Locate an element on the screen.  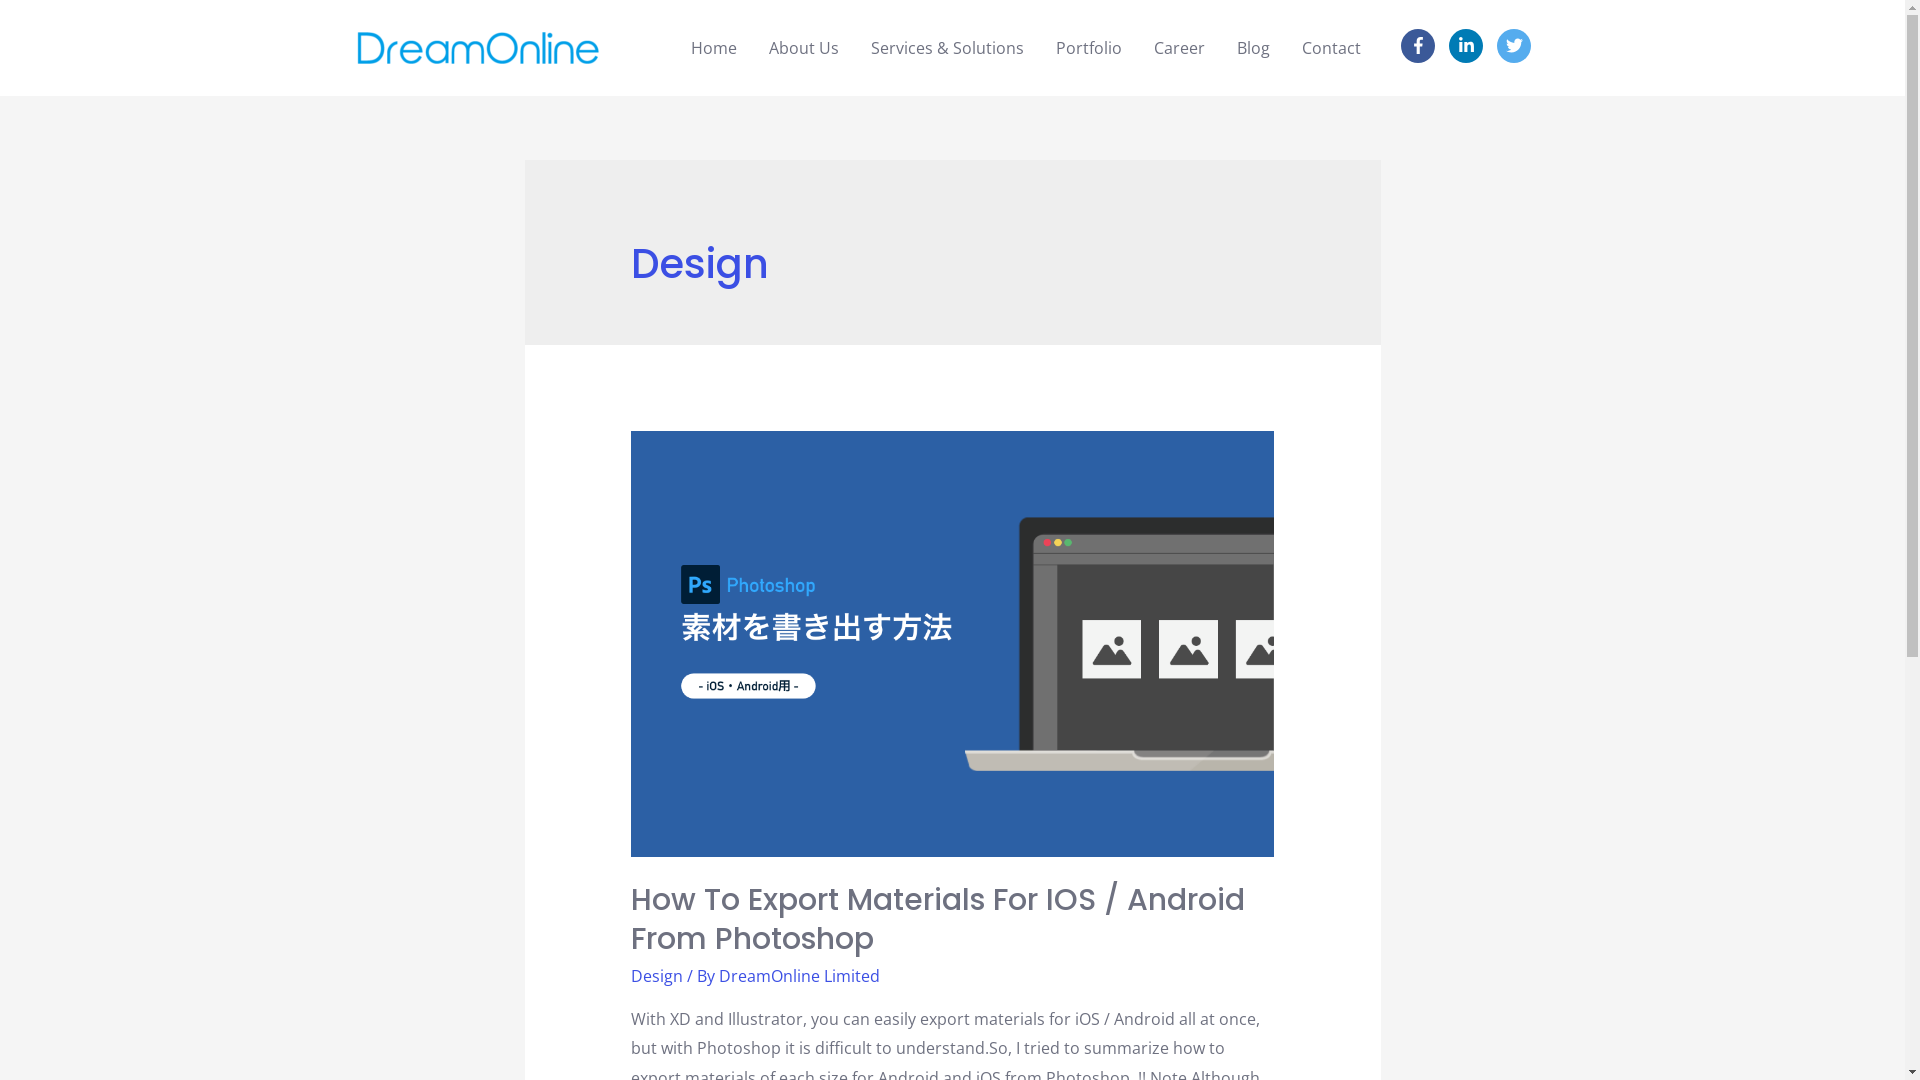
'Services & Solutions' is located at coordinates (946, 46).